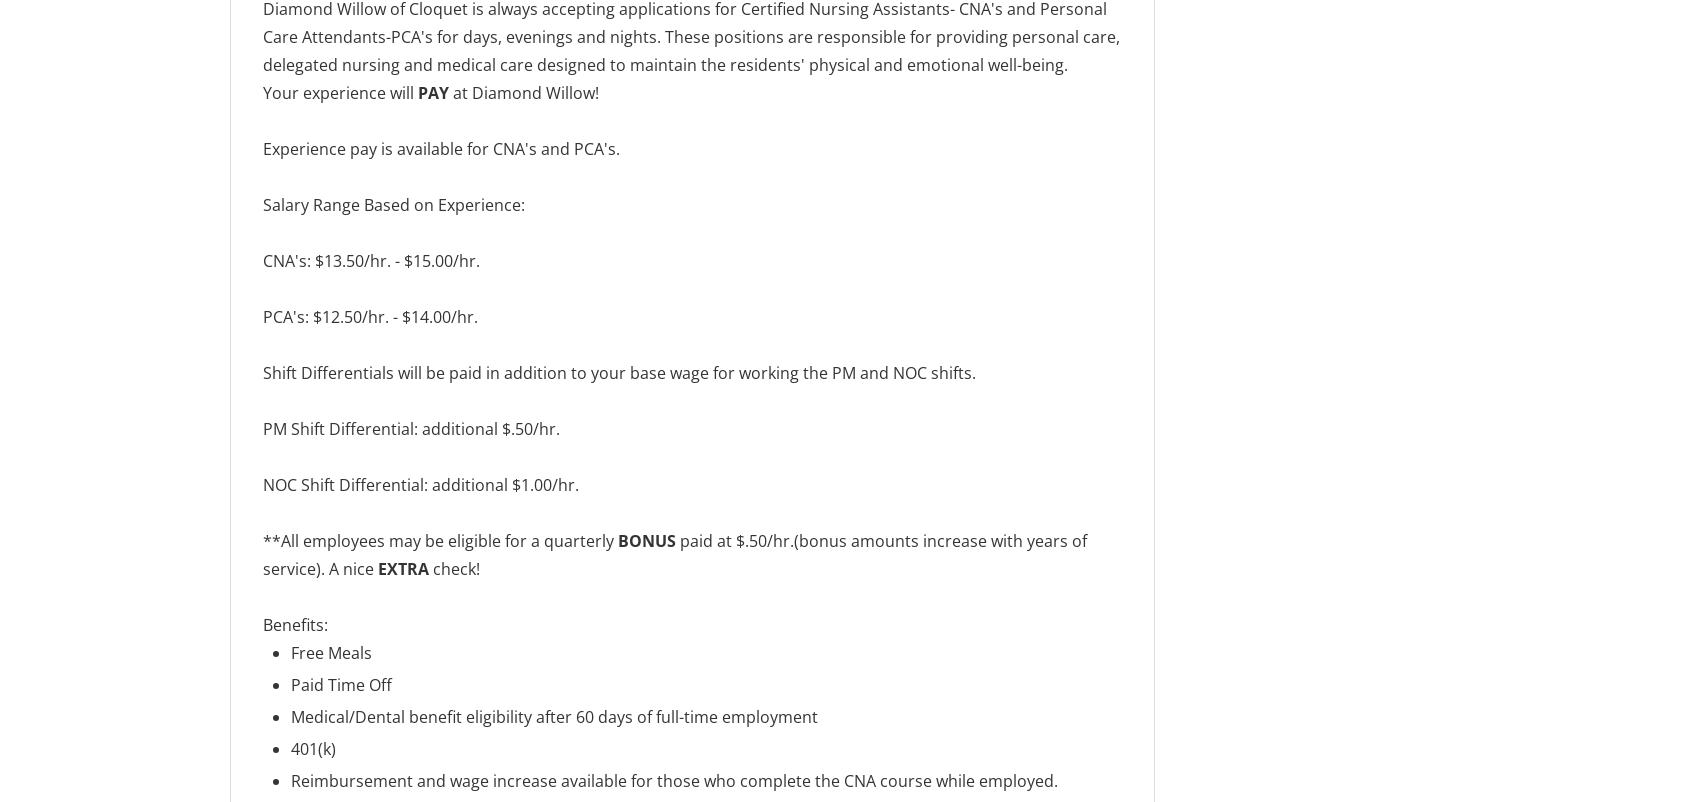 The image size is (1700, 802). I want to click on 'at Diamond Willow!', so click(525, 93).